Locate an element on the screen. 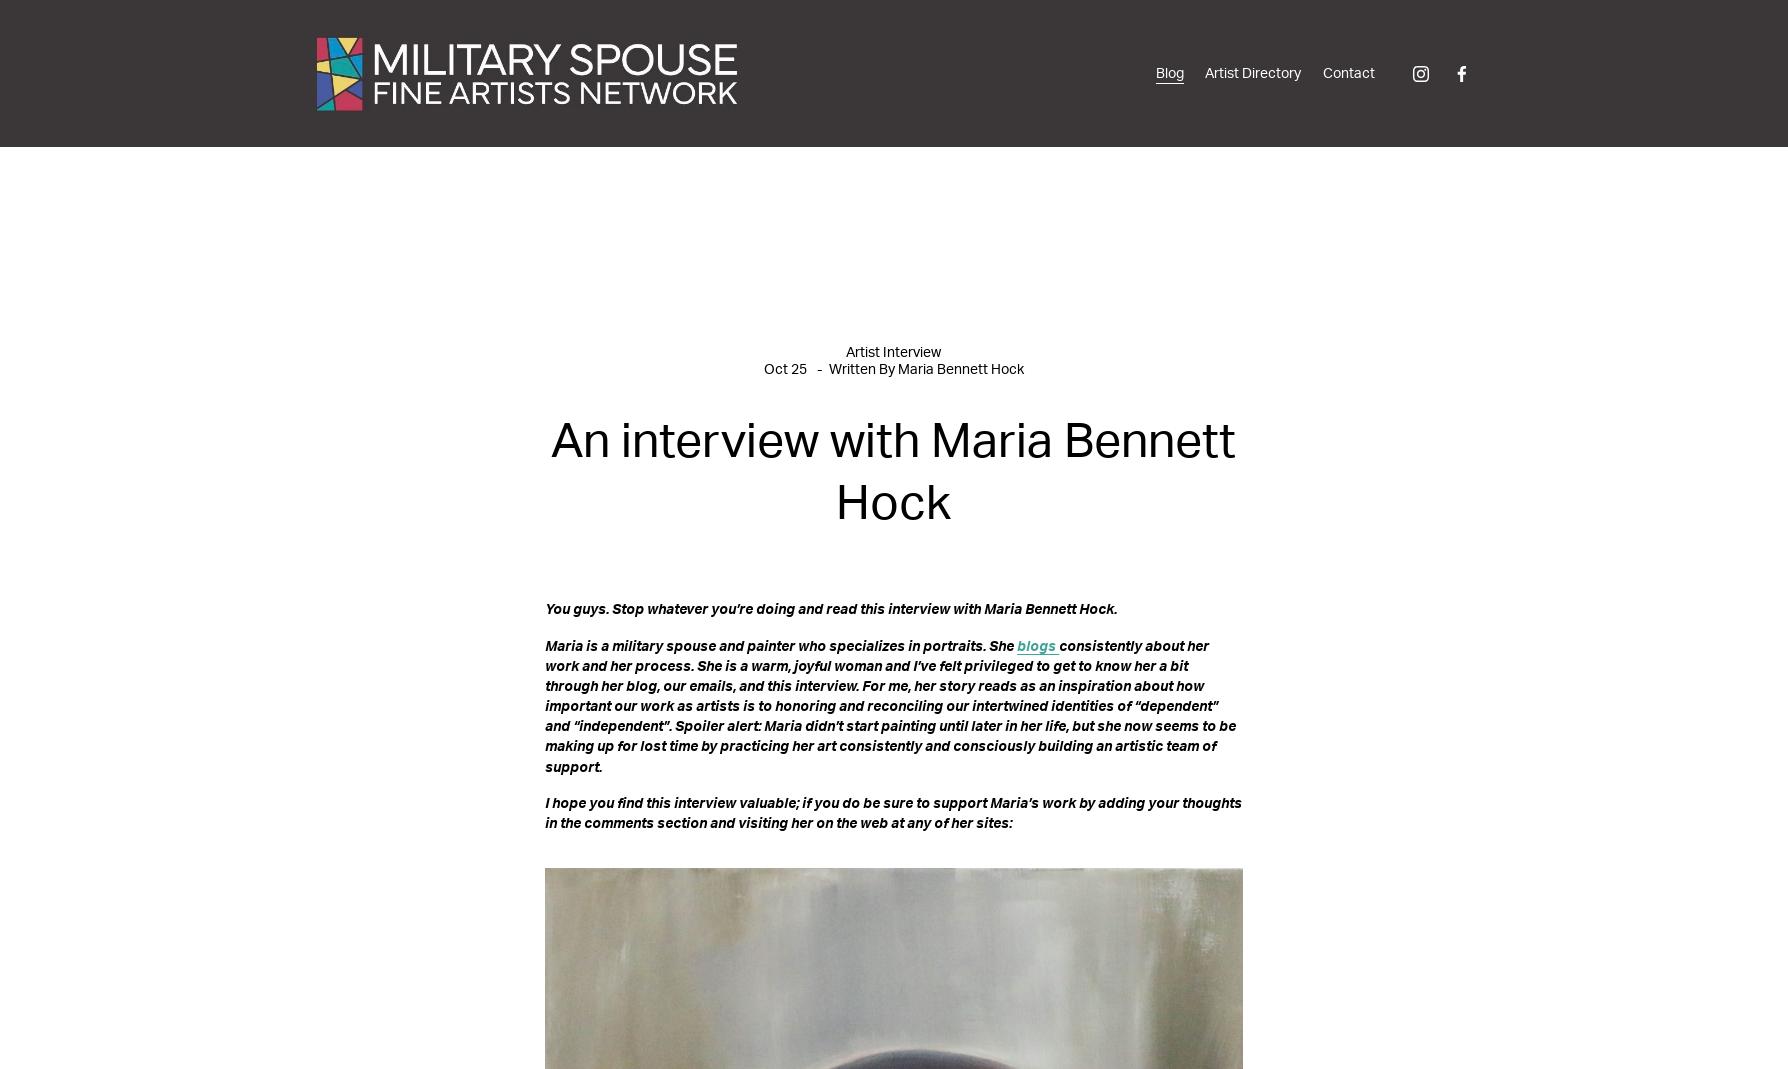 This screenshot has height=1069, width=1788. 'Written By' is located at coordinates (862, 369).